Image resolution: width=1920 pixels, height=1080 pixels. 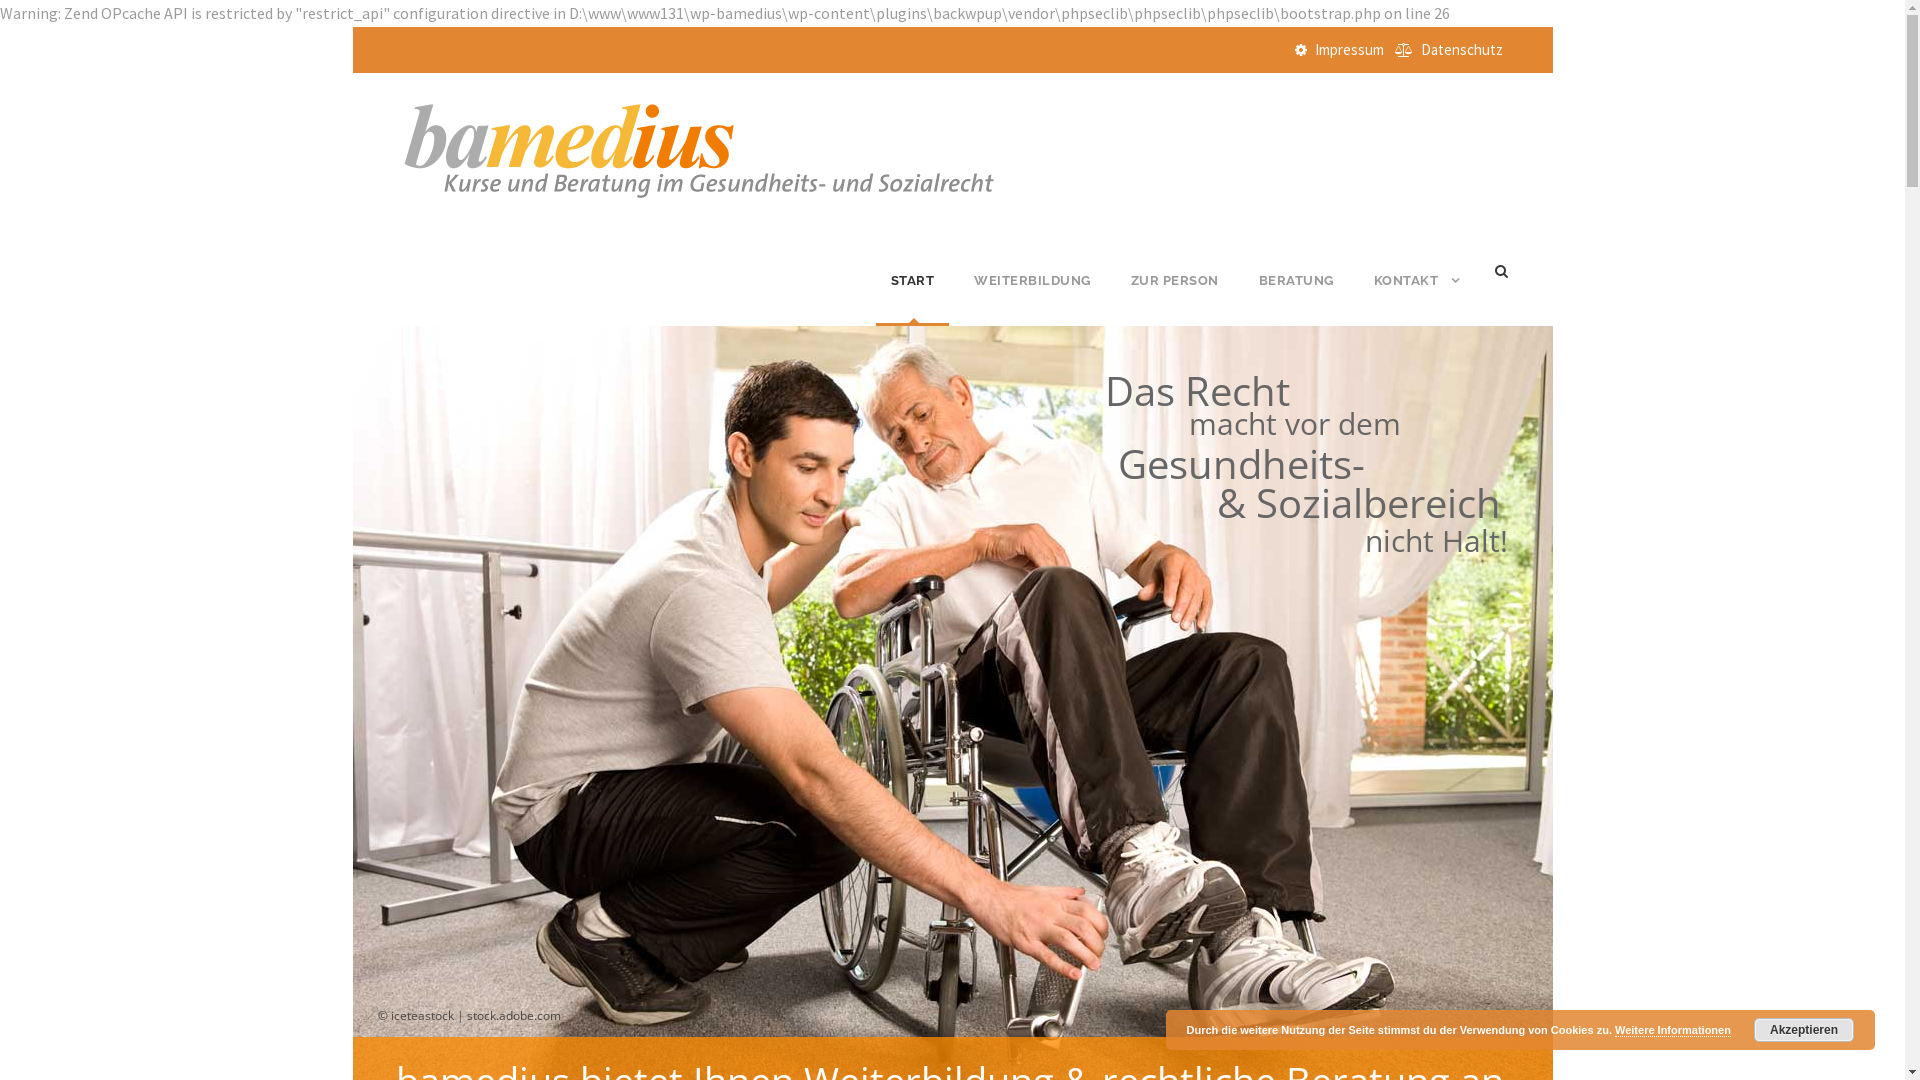 I want to click on 'START', so click(x=911, y=297).